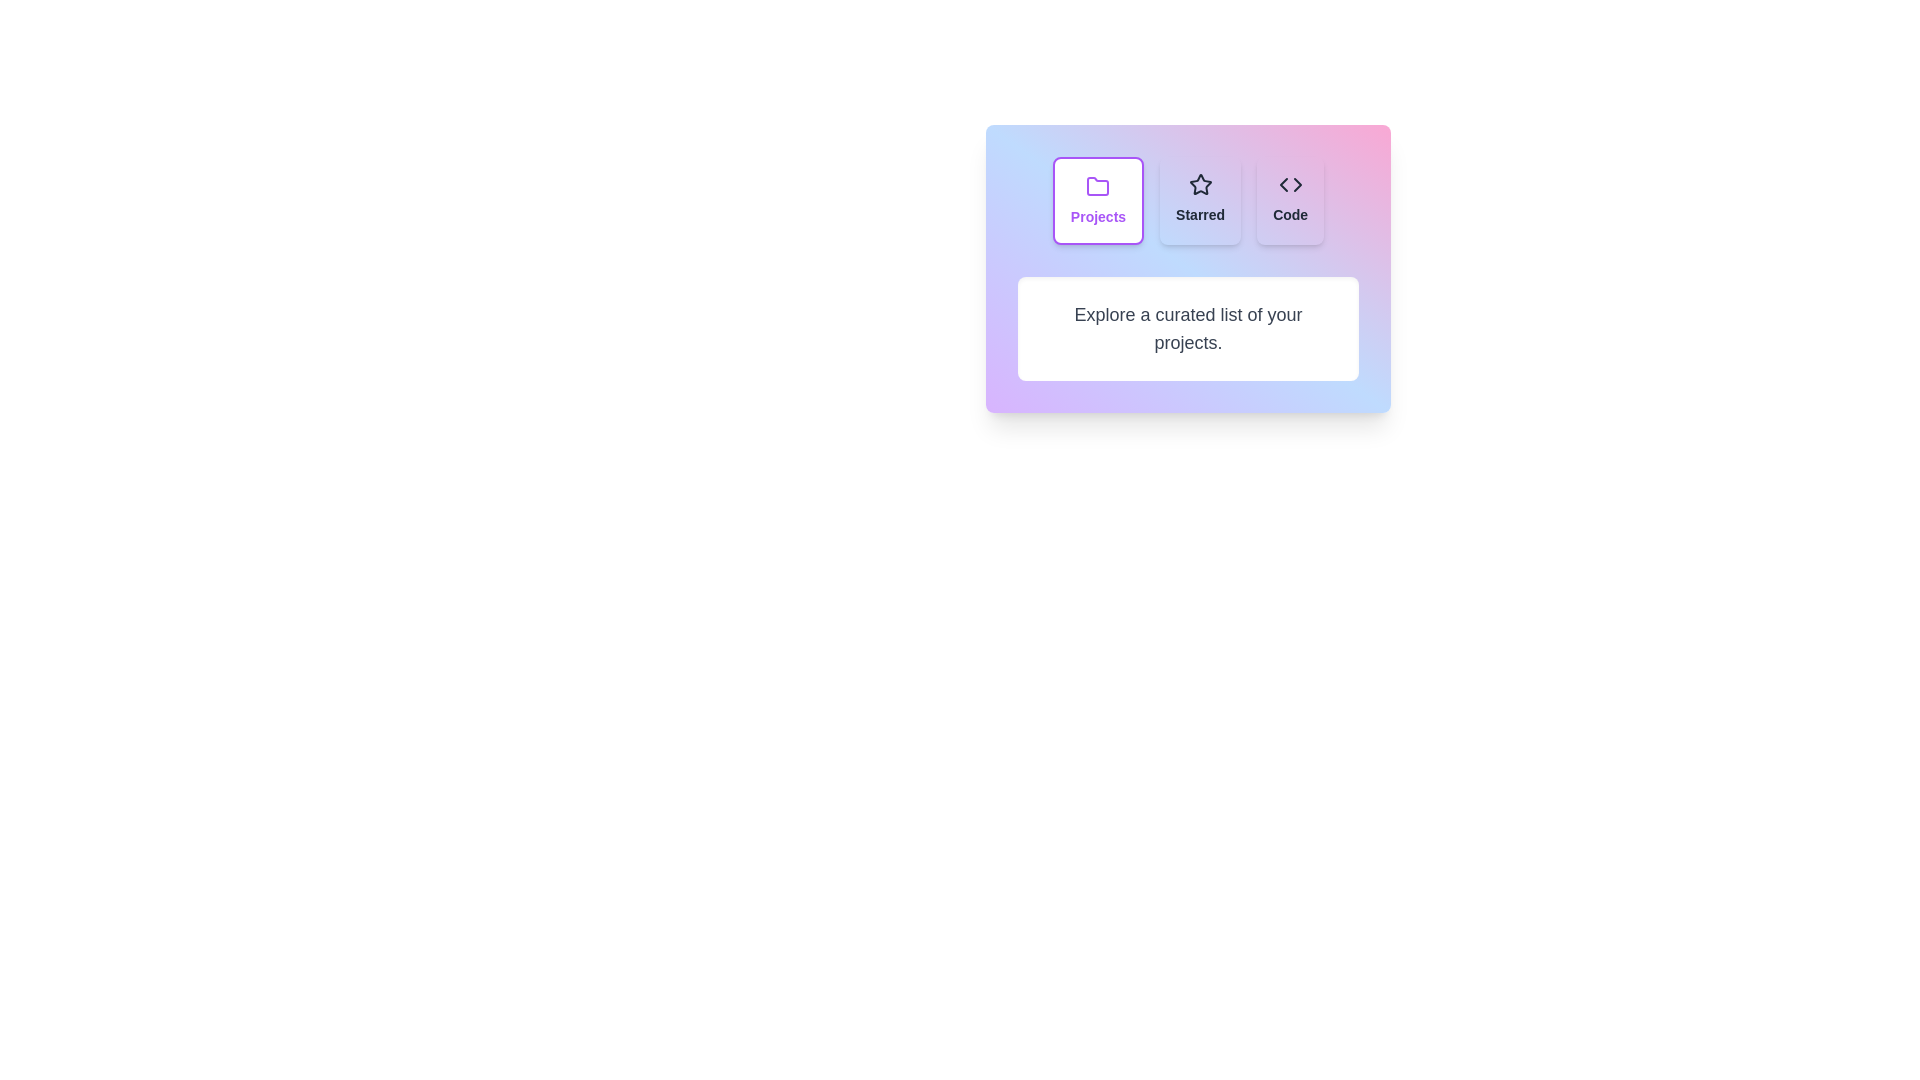 This screenshot has height=1080, width=1920. Describe the element at coordinates (1290, 200) in the screenshot. I see `the Code tab to observe its hover effect` at that location.